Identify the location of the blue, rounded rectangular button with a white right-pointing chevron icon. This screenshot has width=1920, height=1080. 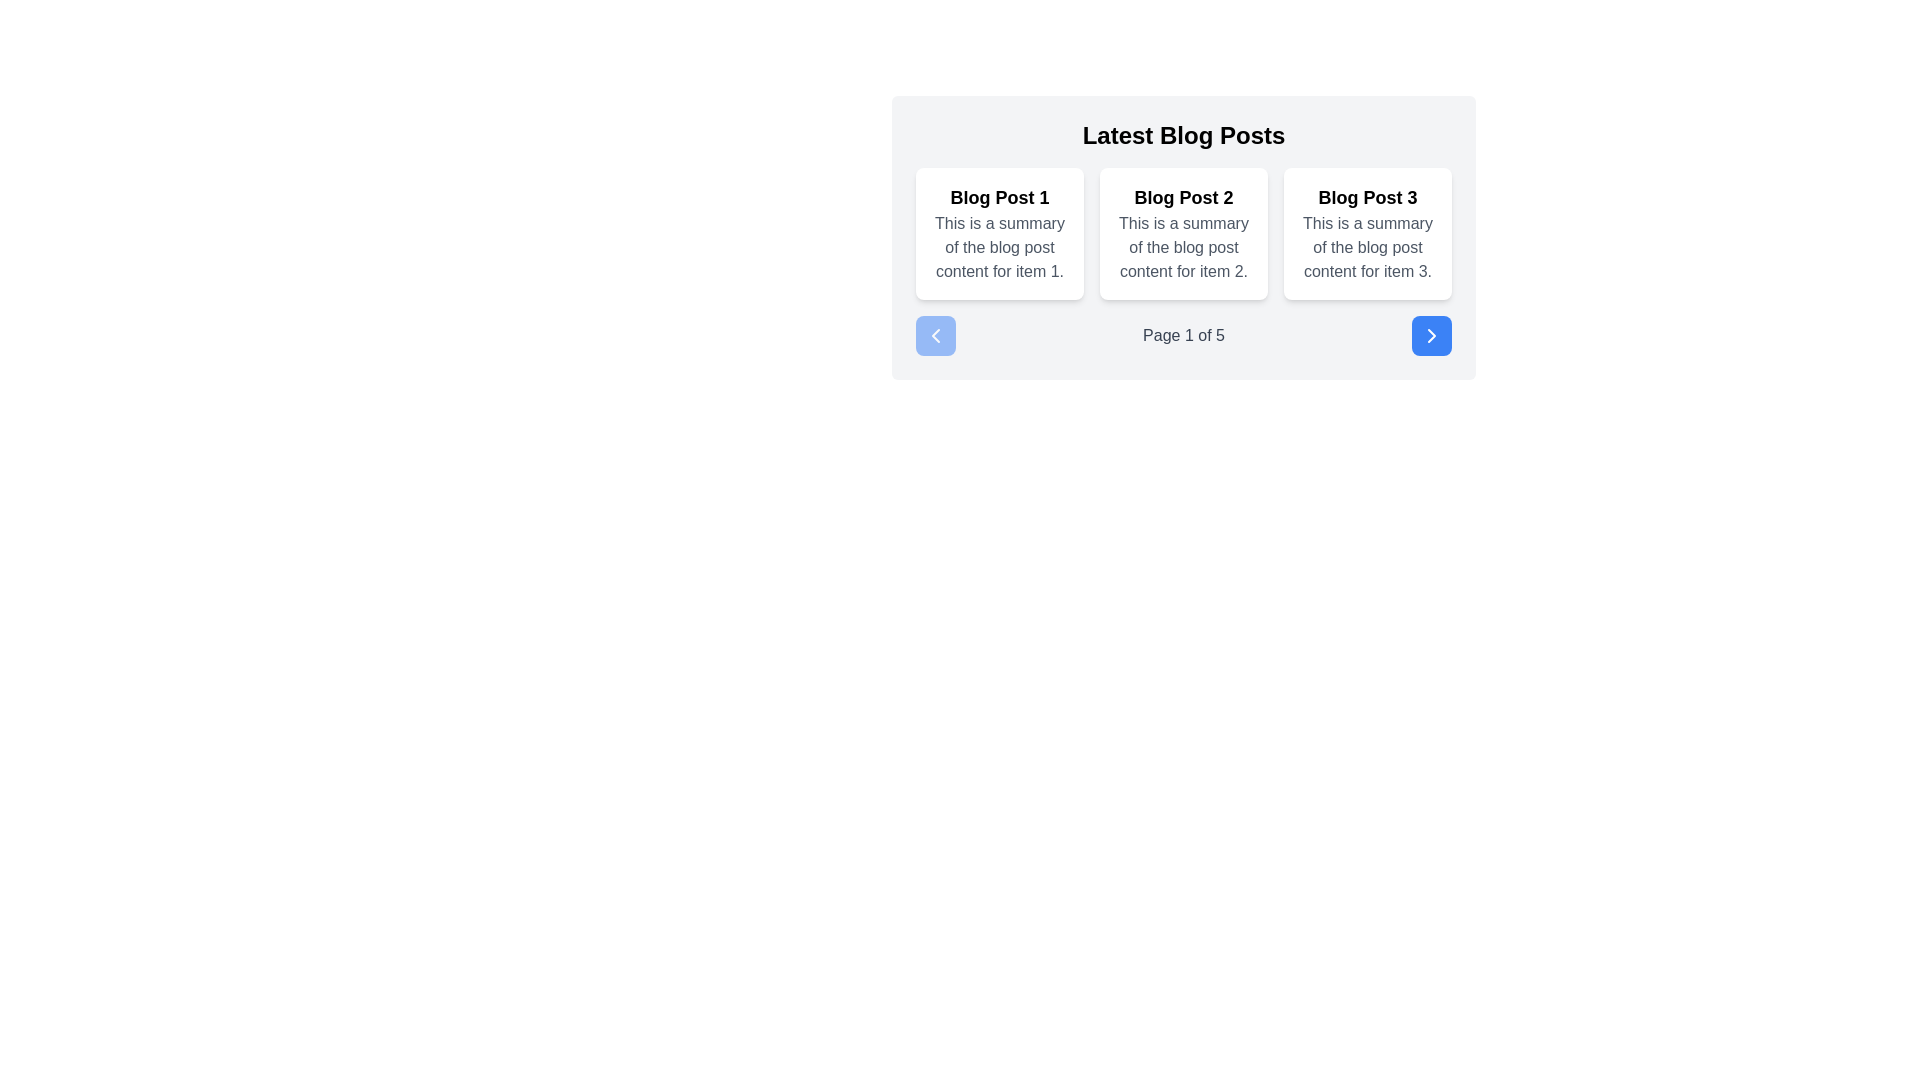
(1430, 334).